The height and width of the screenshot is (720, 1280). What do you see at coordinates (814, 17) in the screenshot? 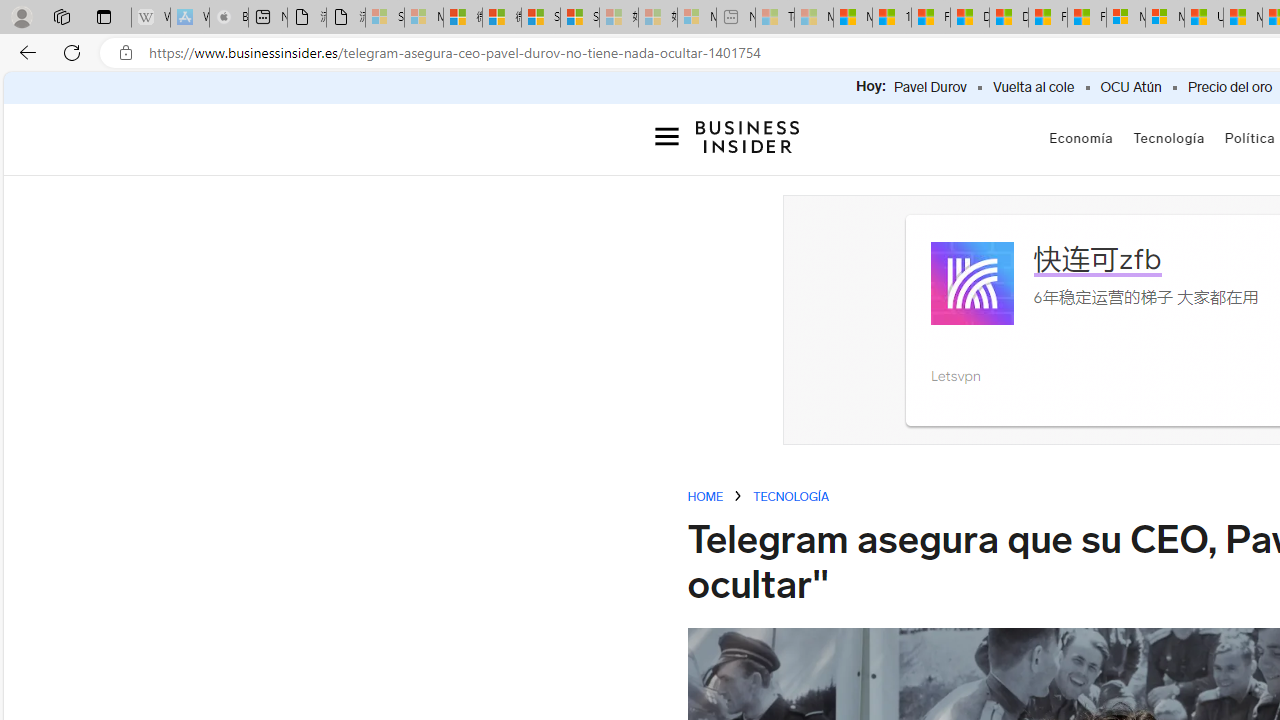
I see `'Marine life - MSN - Sleeping'` at bounding box center [814, 17].